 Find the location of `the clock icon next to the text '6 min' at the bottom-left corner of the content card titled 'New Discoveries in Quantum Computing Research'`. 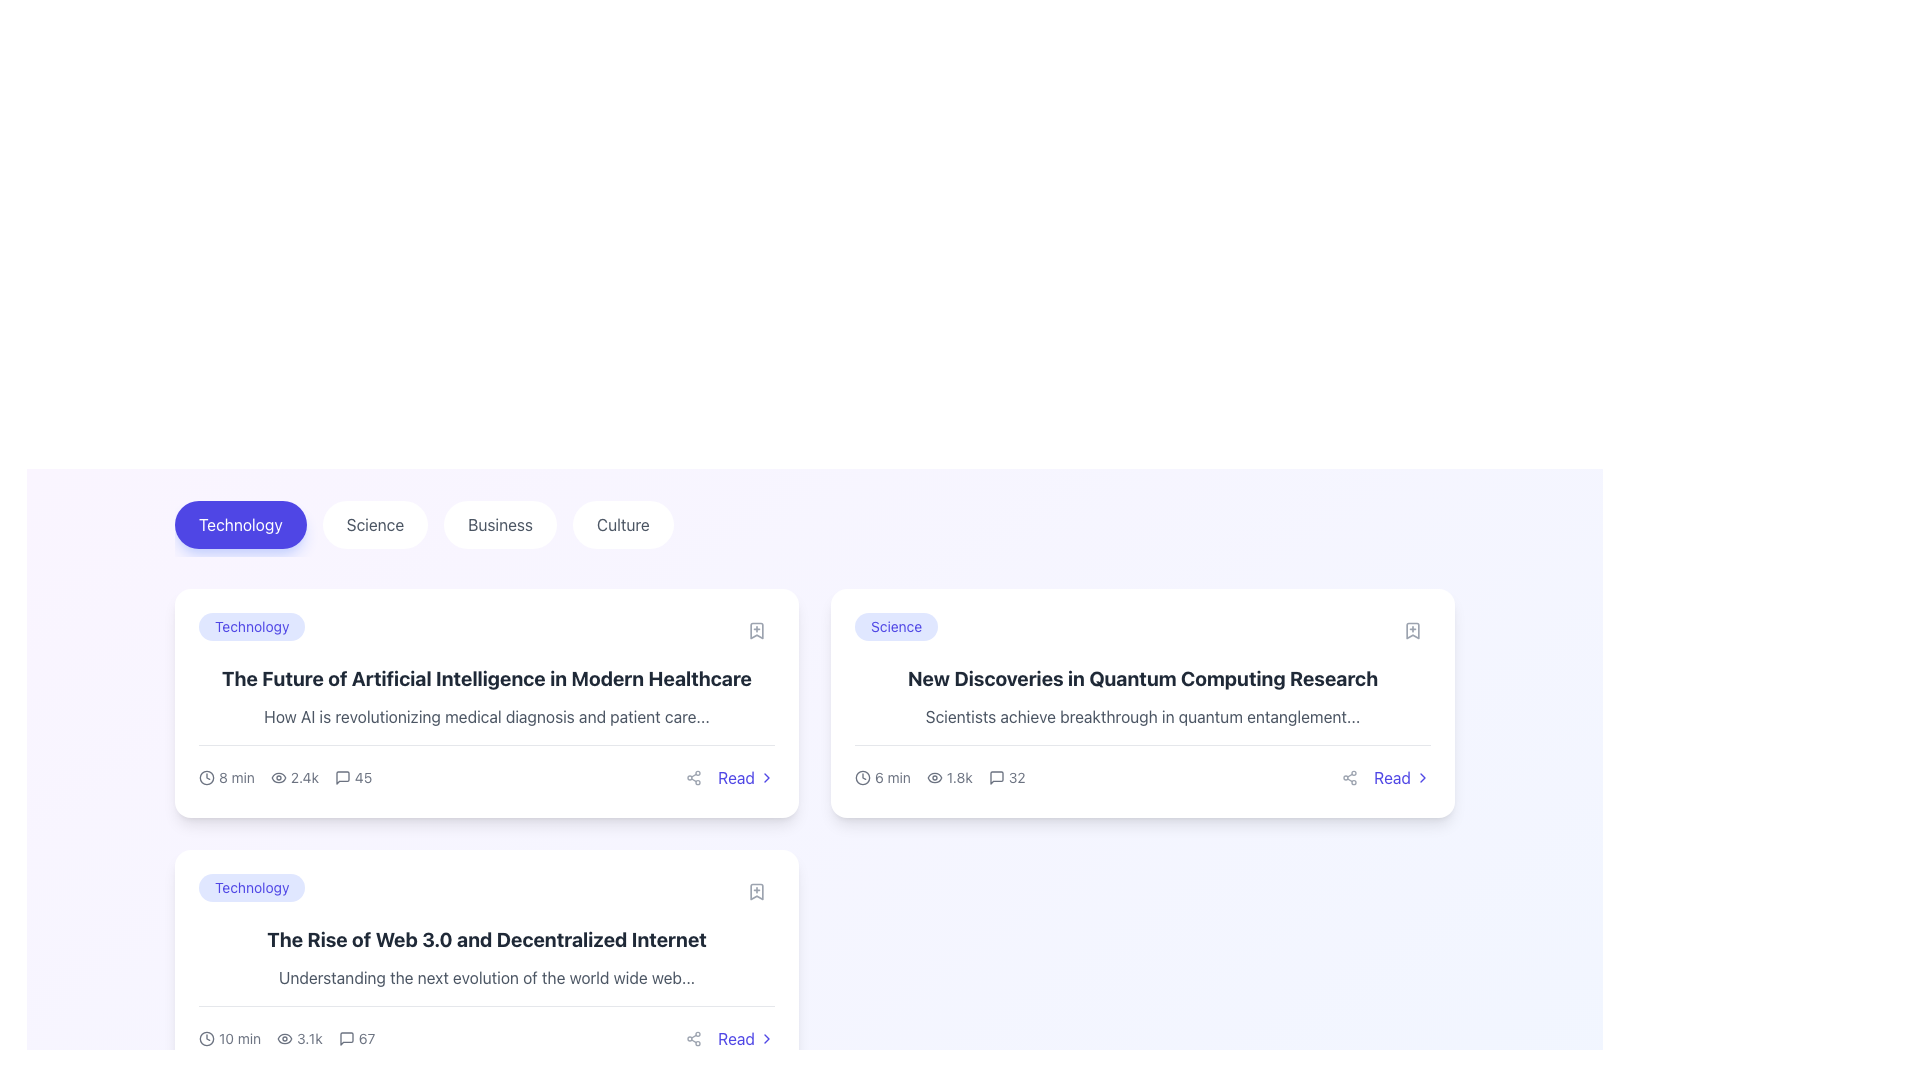

the clock icon next to the text '6 min' at the bottom-left corner of the content card titled 'New Discoveries in Quantum Computing Research' is located at coordinates (882, 777).